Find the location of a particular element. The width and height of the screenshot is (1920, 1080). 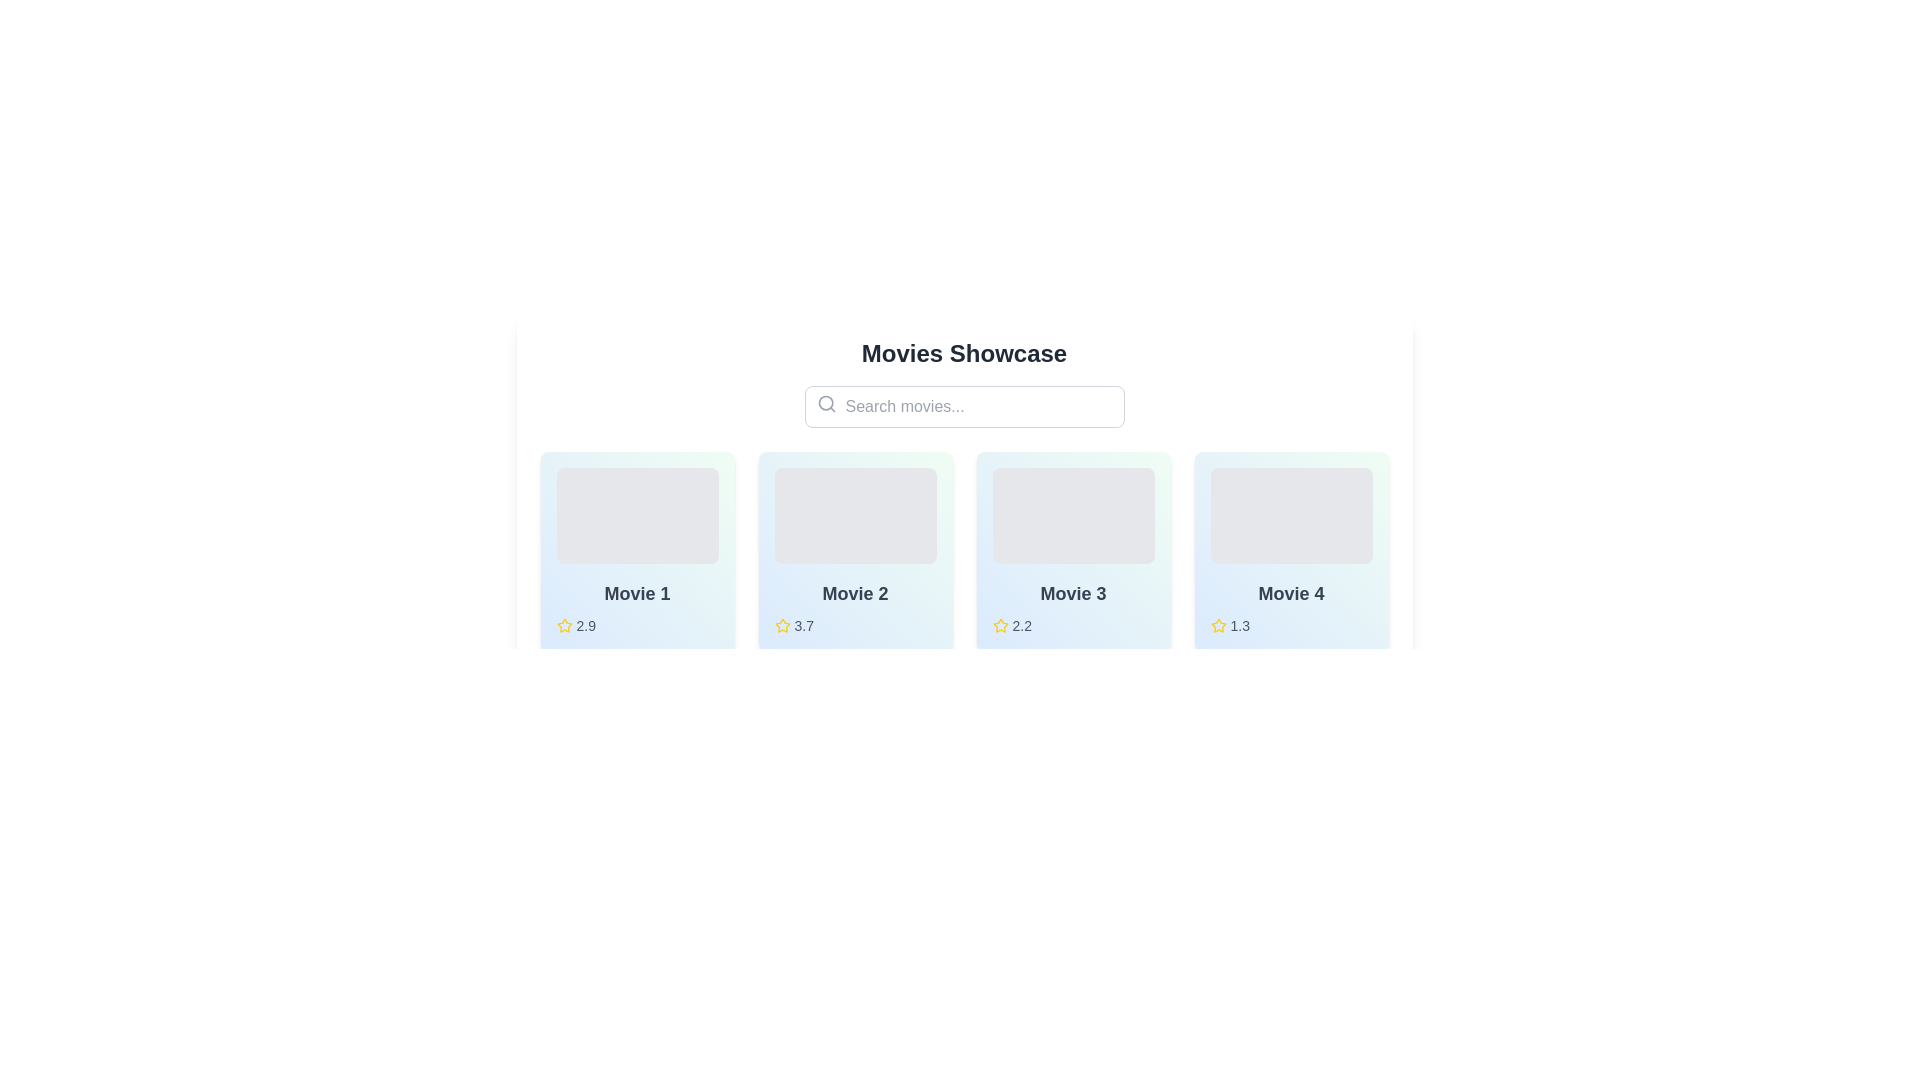

the search icon located to the left of the 'Search movies...' text input field, which visually indicates the search functionality is located at coordinates (826, 404).